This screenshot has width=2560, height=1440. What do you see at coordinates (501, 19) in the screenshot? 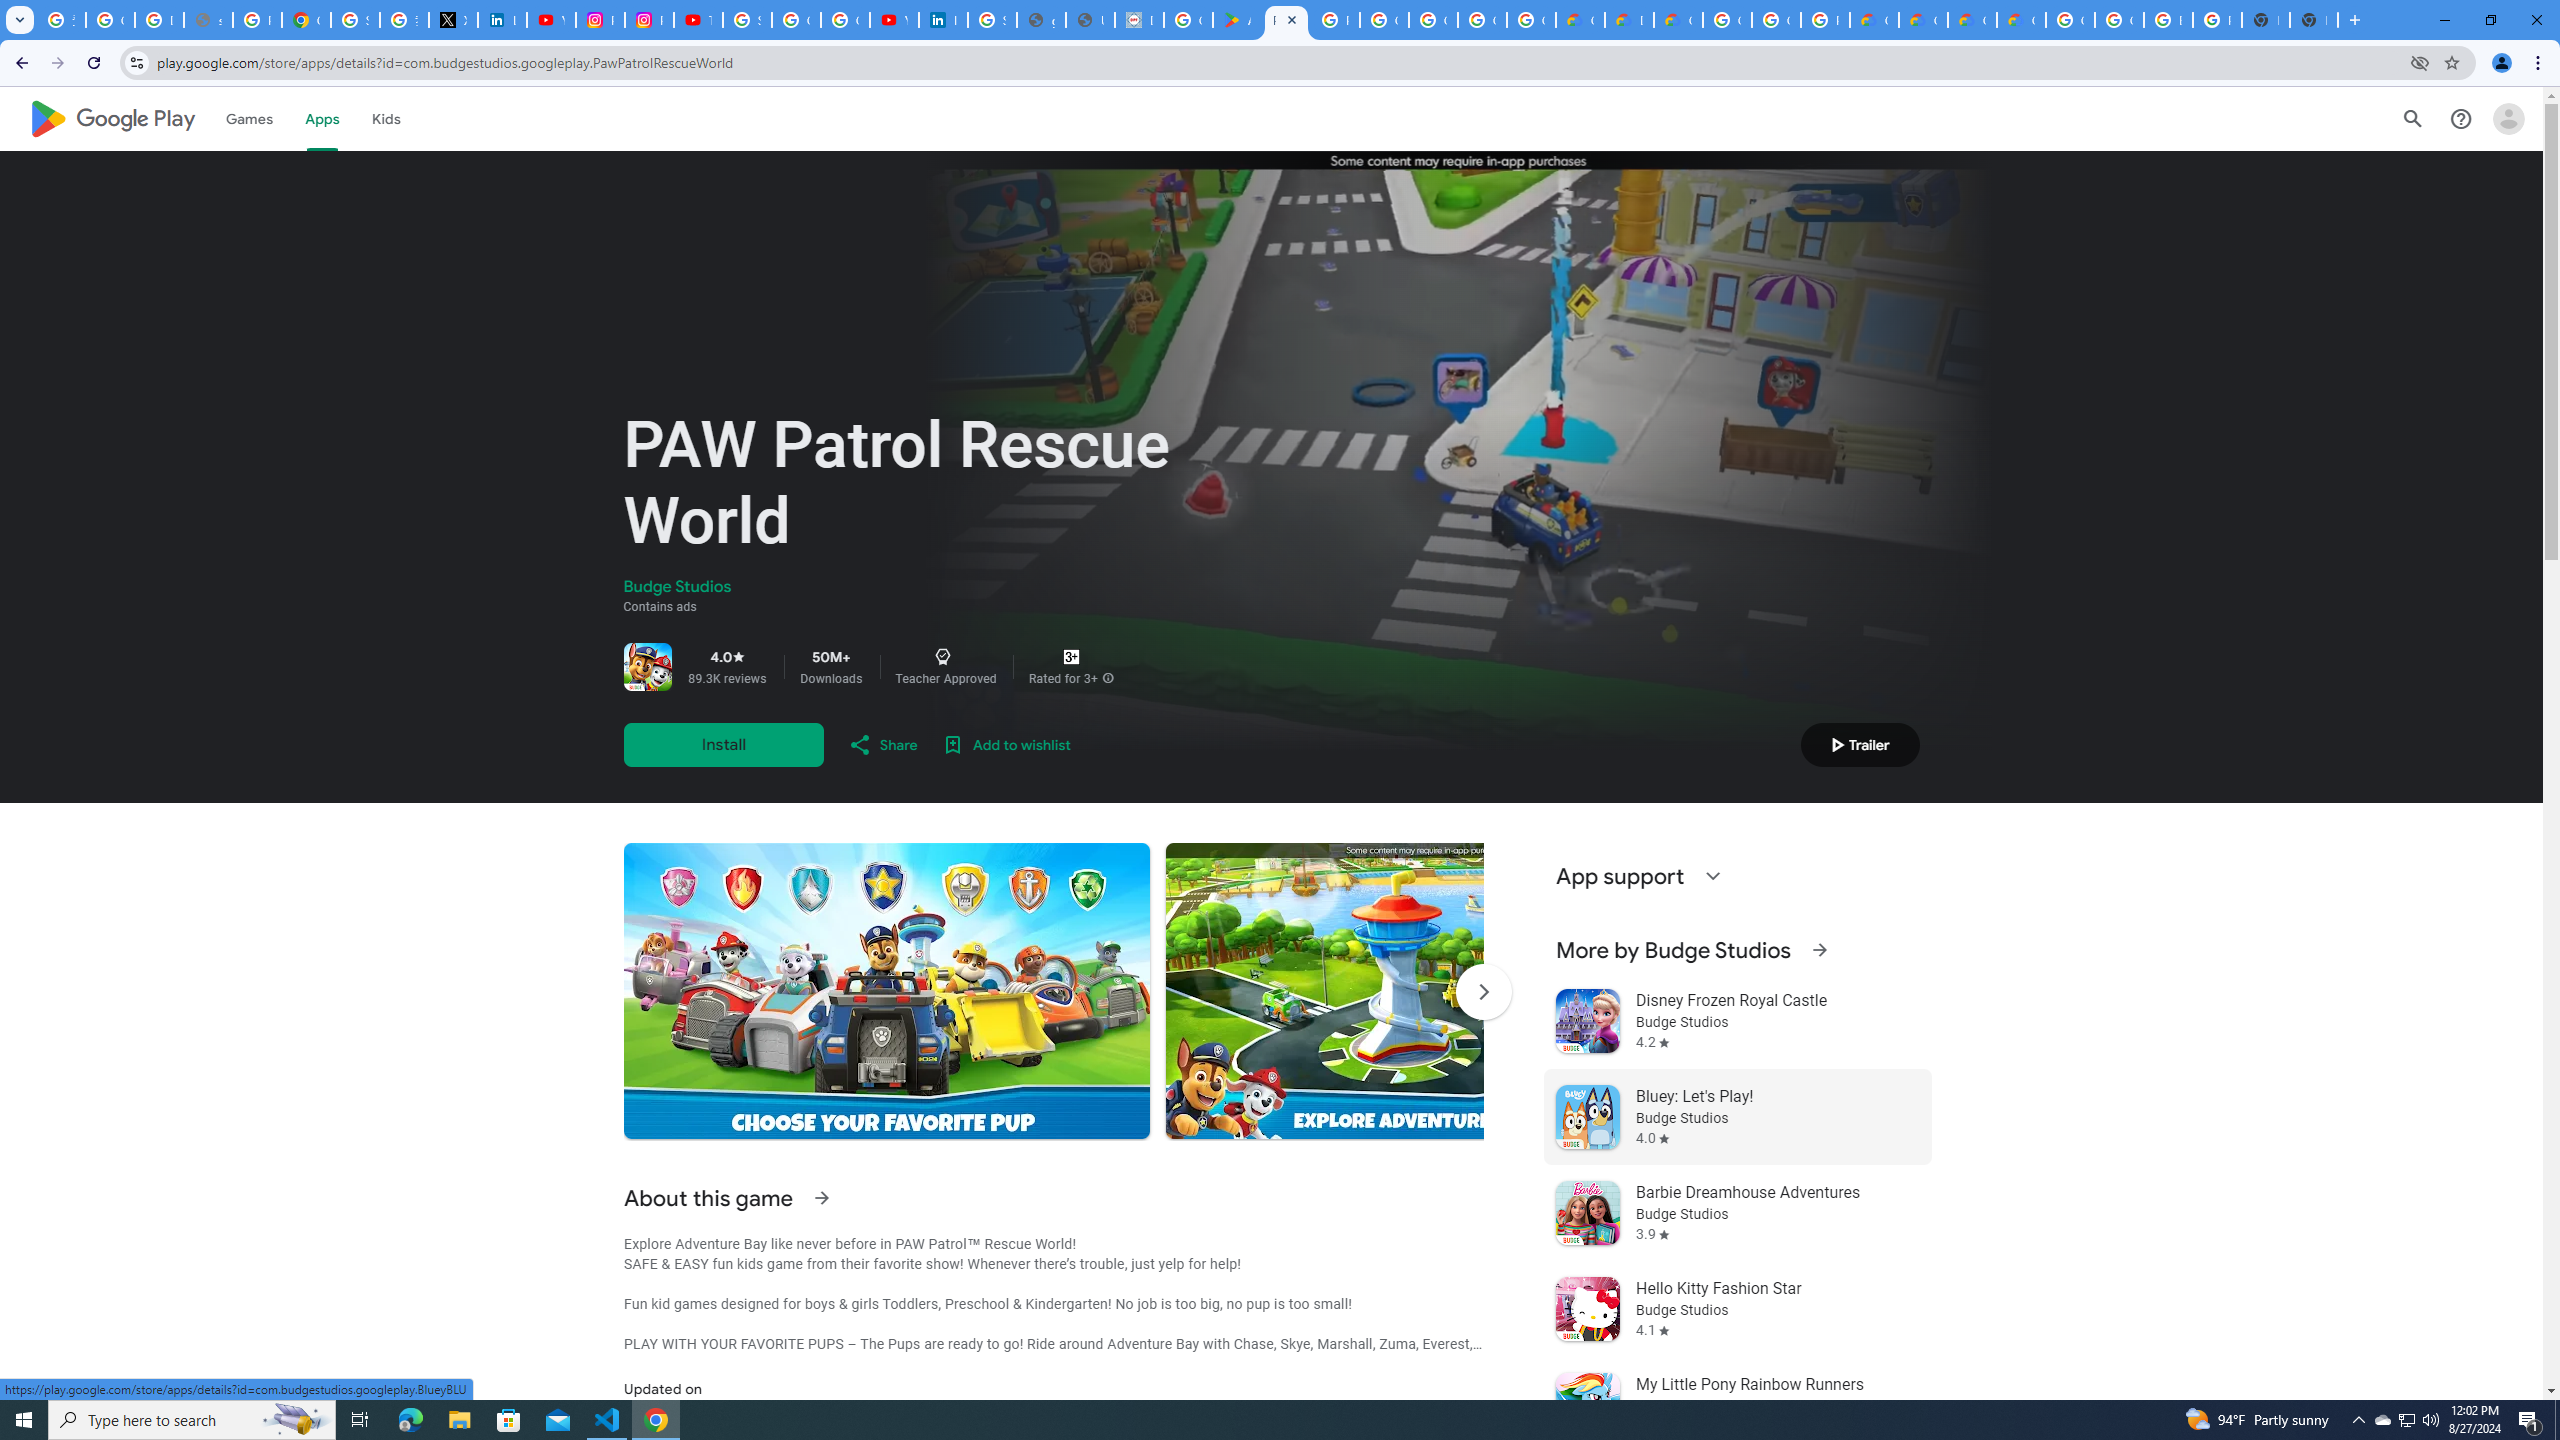
I see `'LinkedIn Privacy Policy'` at bounding box center [501, 19].